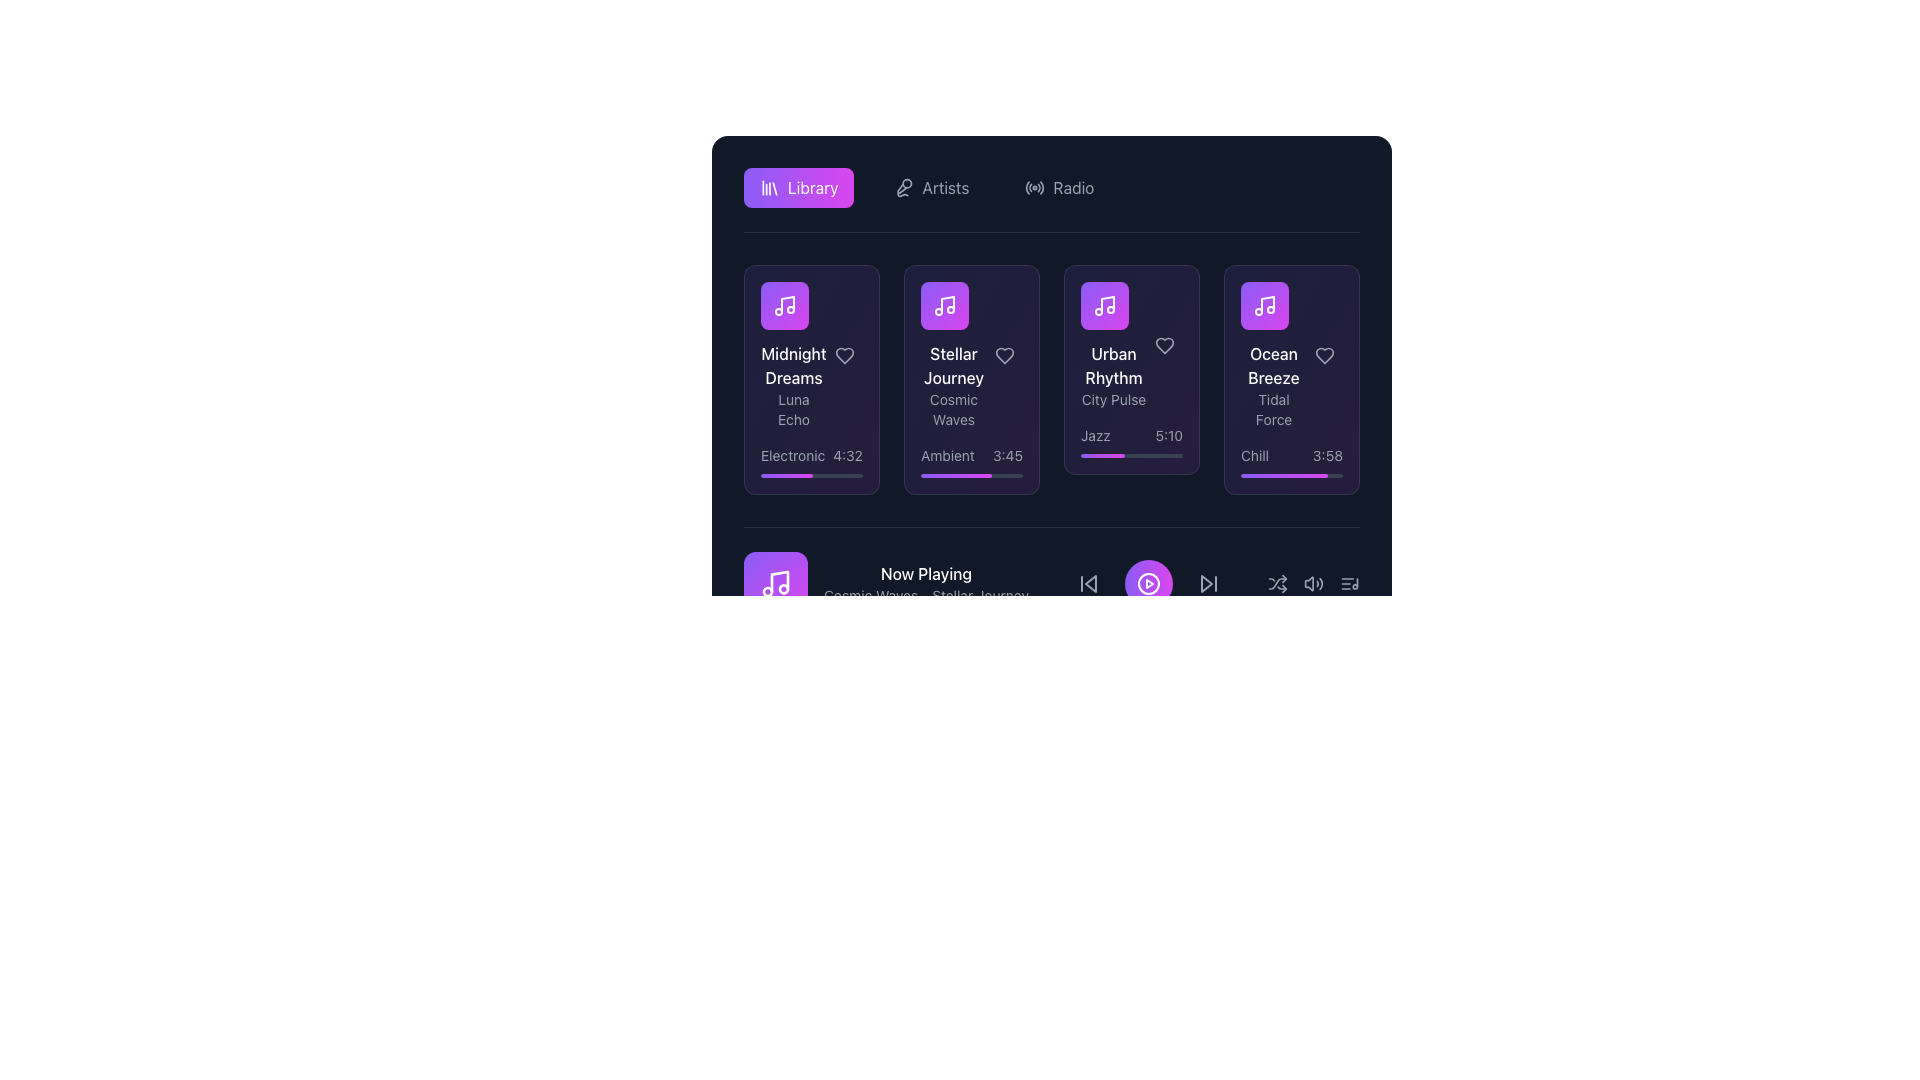  Describe the element at coordinates (1050, 593) in the screenshot. I see `the playback progress in the Footer section which displays the currently playing track's title, artist, and playback controls` at that location.